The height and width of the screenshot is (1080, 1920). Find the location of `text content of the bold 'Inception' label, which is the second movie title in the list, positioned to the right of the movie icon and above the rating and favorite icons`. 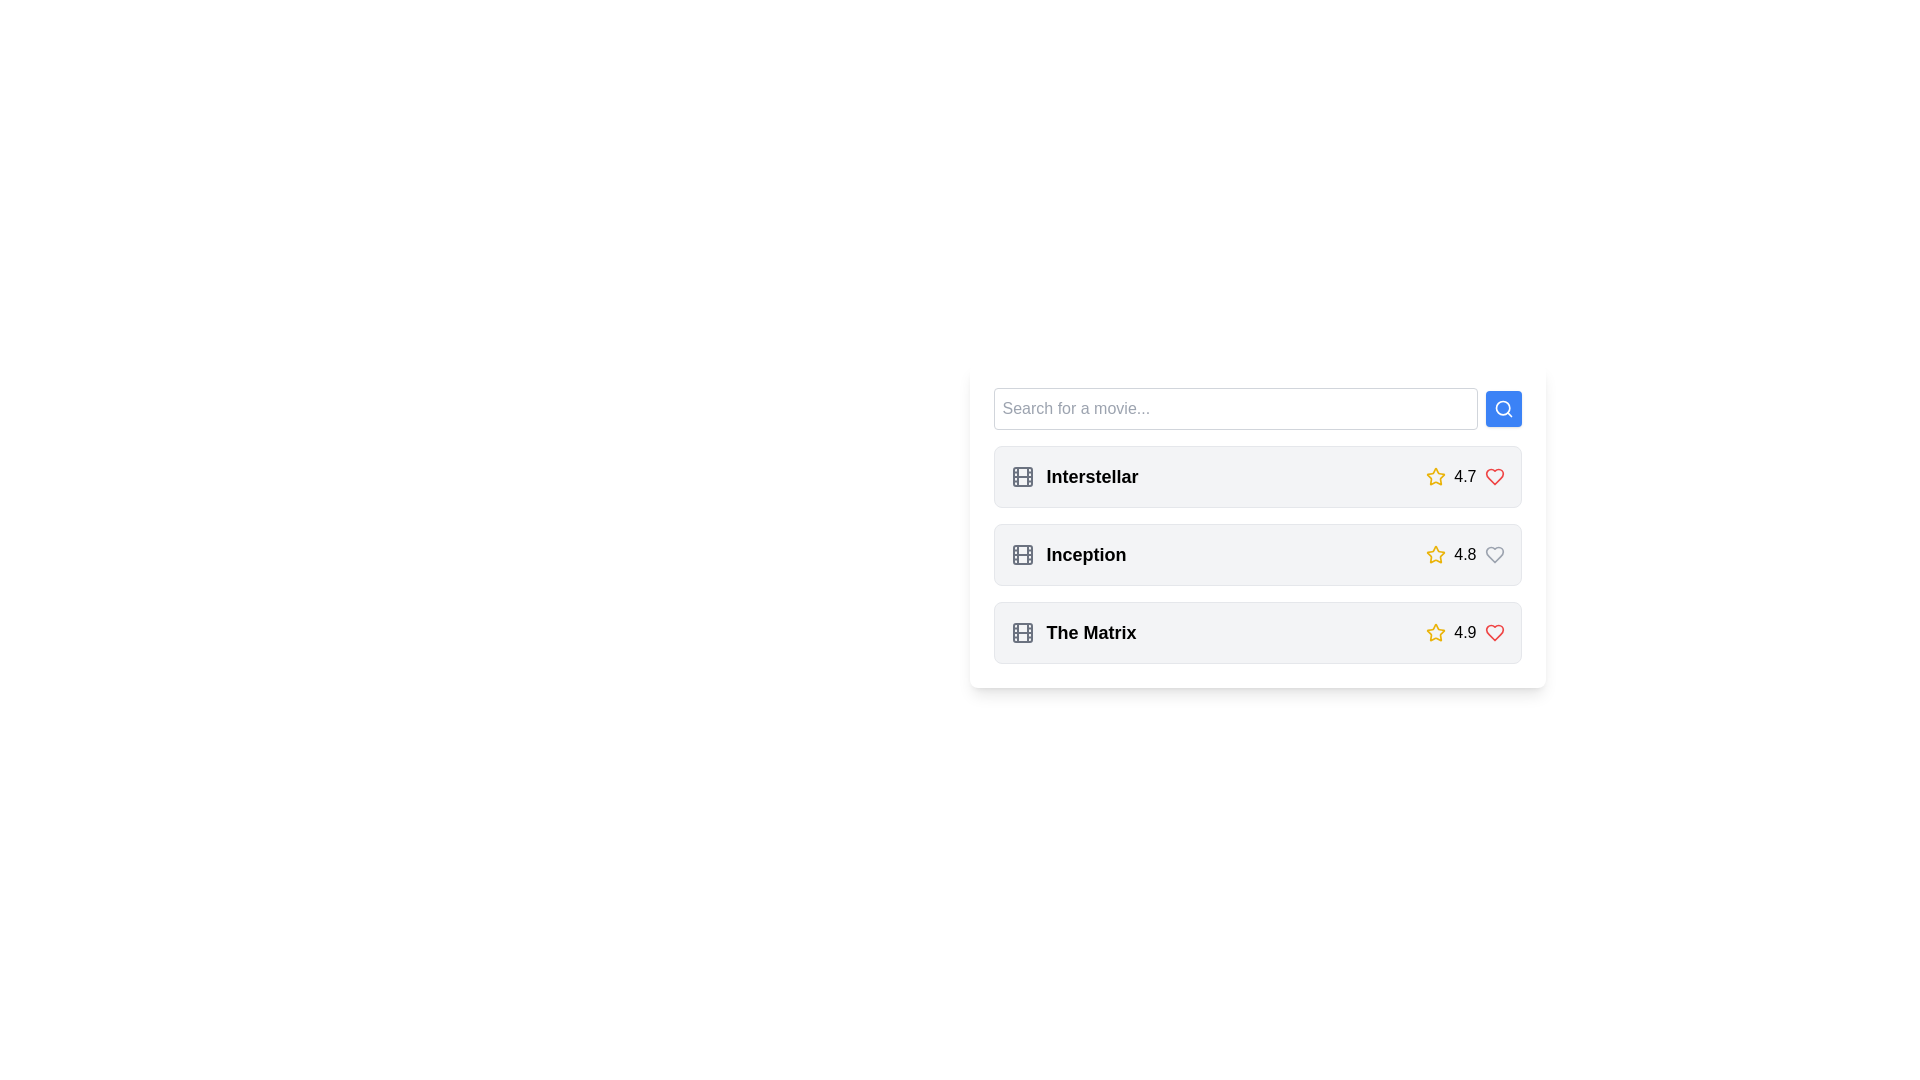

text content of the bold 'Inception' label, which is the second movie title in the list, positioned to the right of the movie icon and above the rating and favorite icons is located at coordinates (1085, 555).